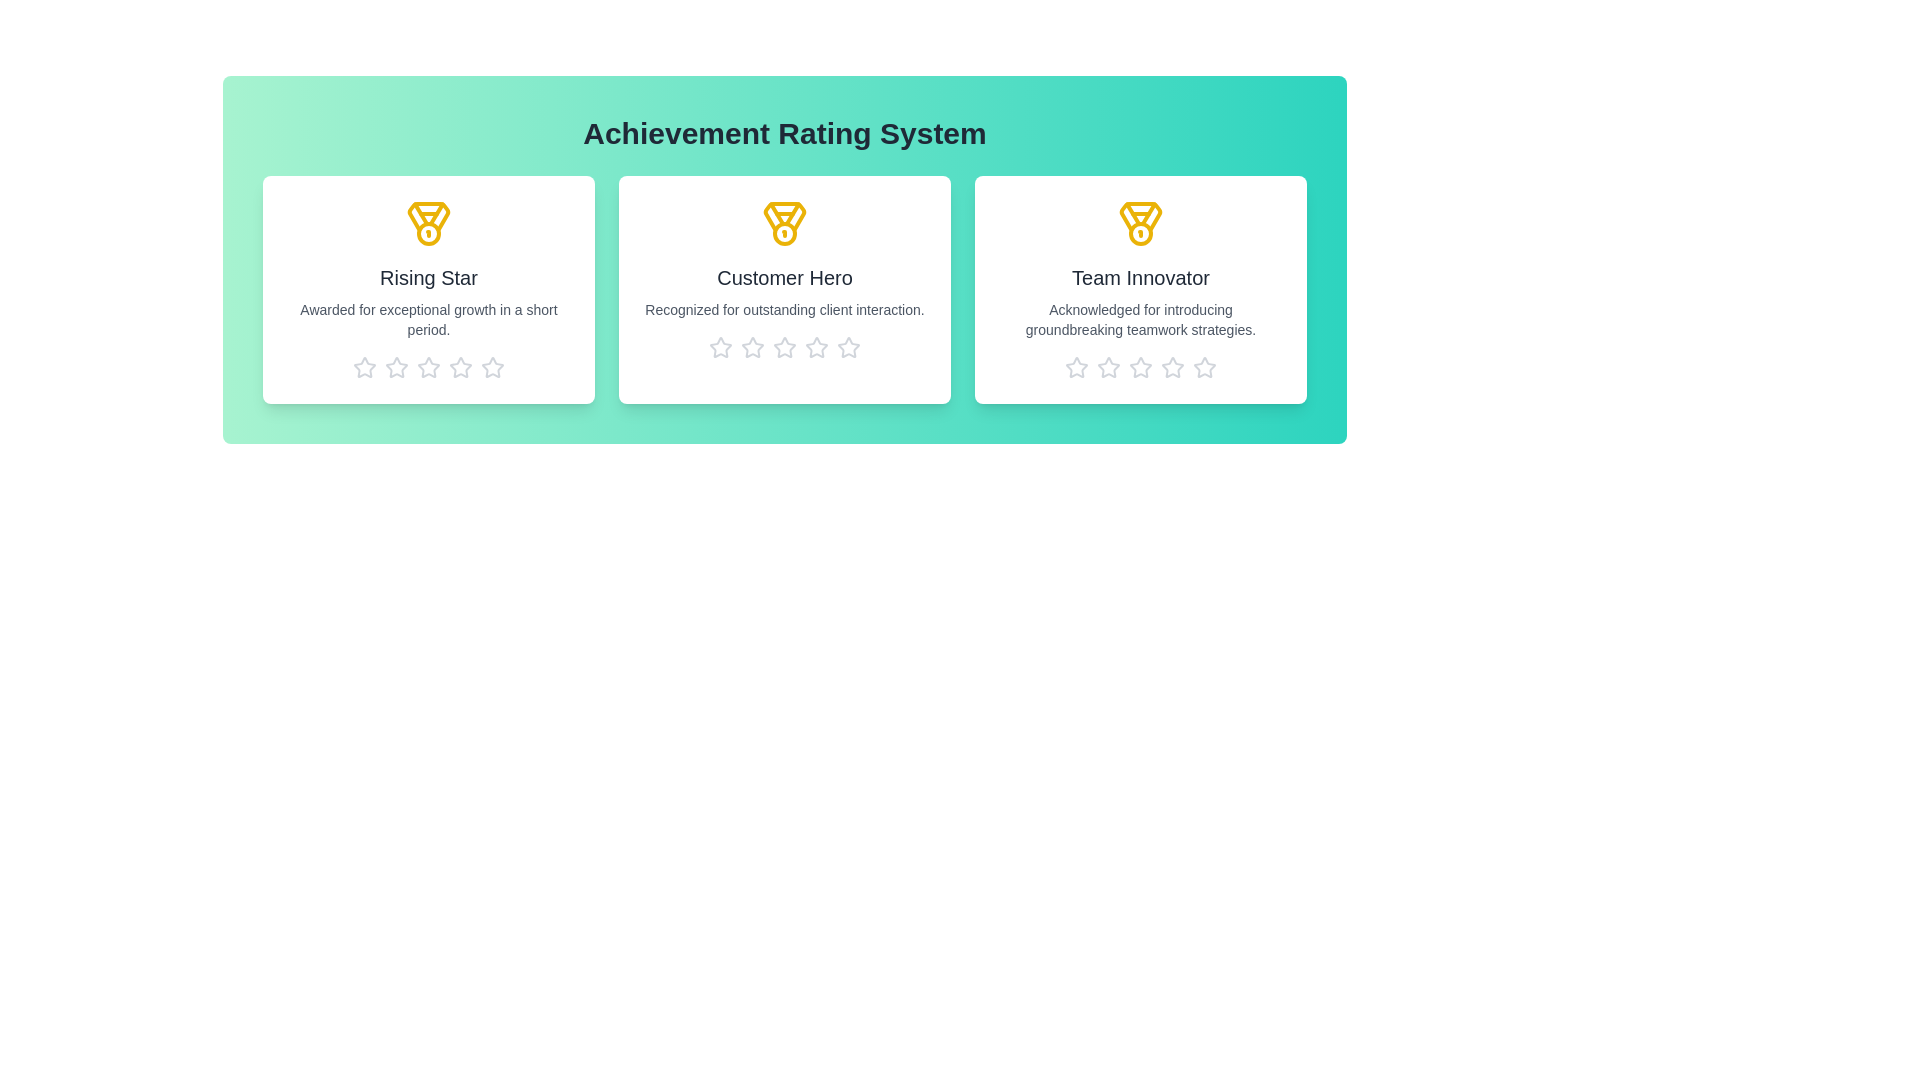  What do you see at coordinates (427, 277) in the screenshot?
I see `the title of the achievement Rising Star` at bounding box center [427, 277].